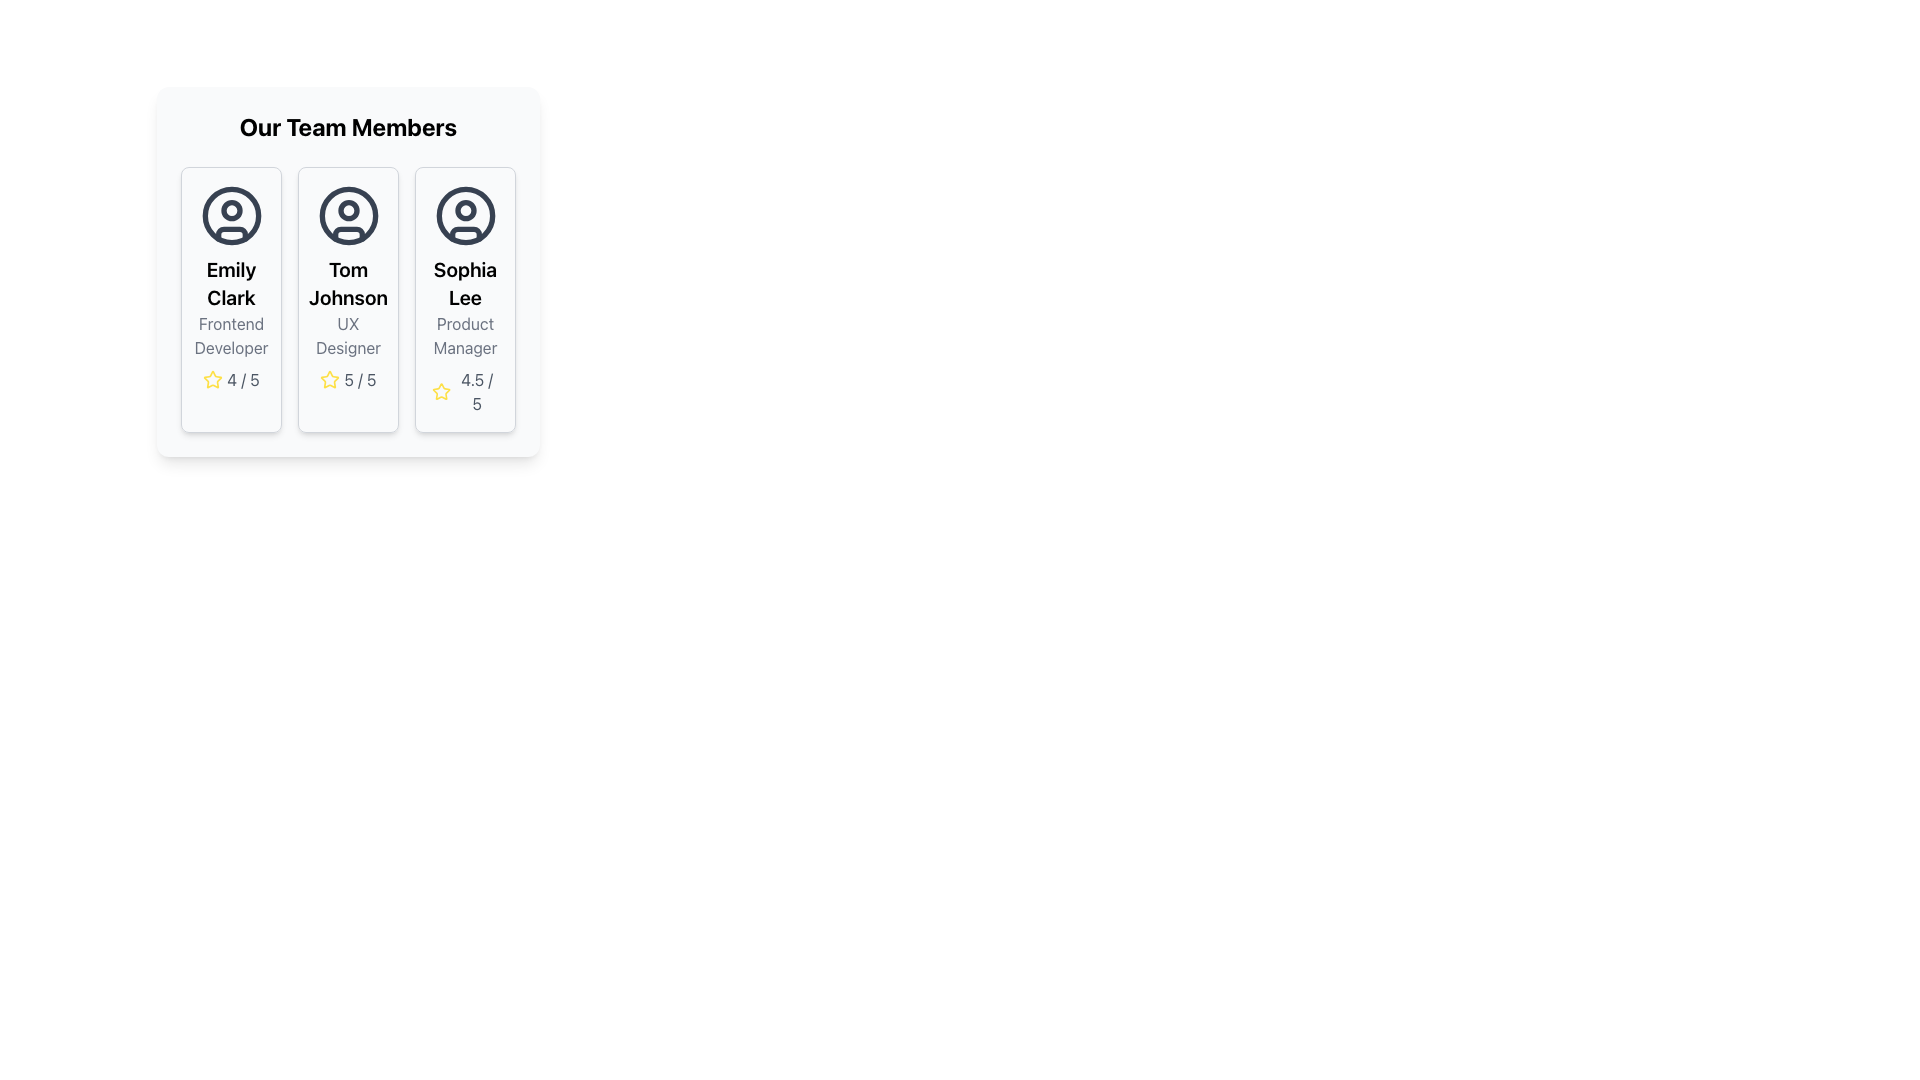  Describe the element at coordinates (348, 216) in the screenshot. I see `the largest circle in the 'Tom Johnson' profile icon, which serves as a decorative framing element within the 'Our Team Members' grid layout` at that location.